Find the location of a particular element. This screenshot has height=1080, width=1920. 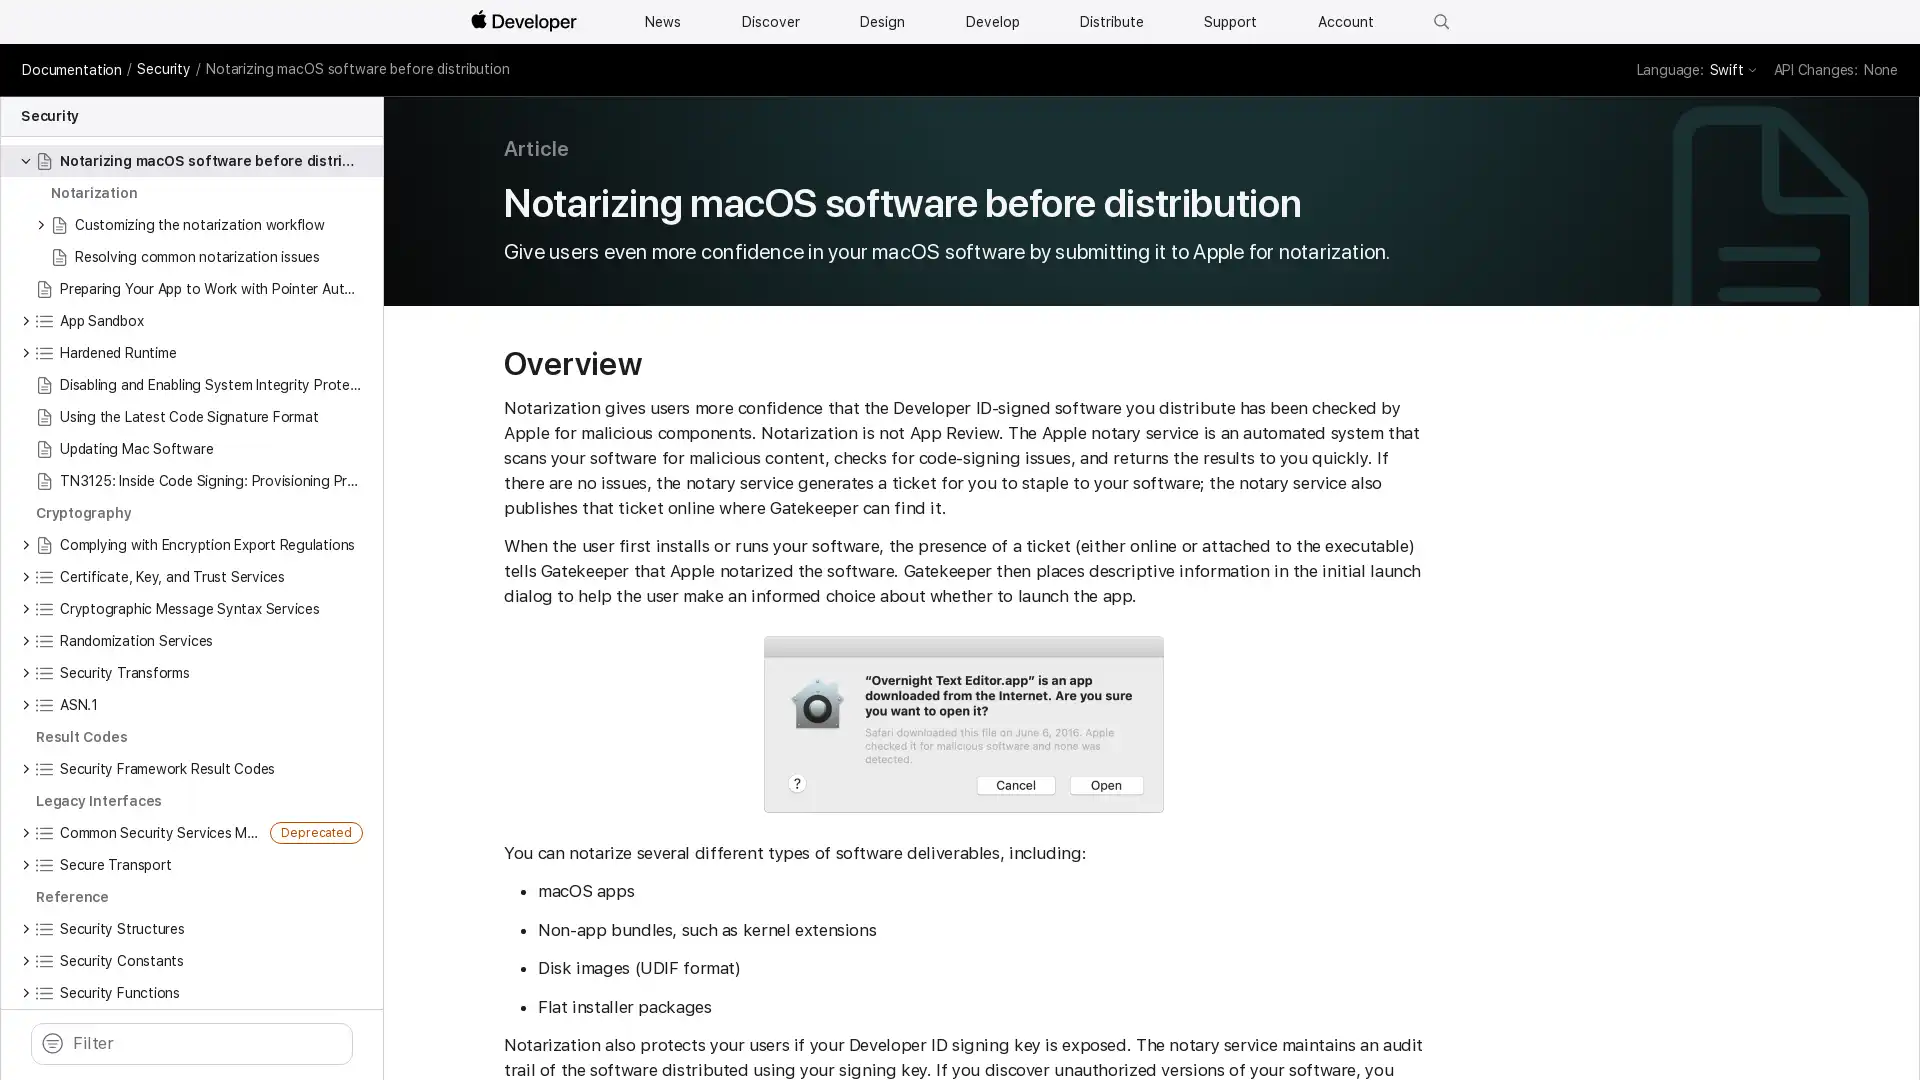

Security Constants is located at coordinates (23, 971).